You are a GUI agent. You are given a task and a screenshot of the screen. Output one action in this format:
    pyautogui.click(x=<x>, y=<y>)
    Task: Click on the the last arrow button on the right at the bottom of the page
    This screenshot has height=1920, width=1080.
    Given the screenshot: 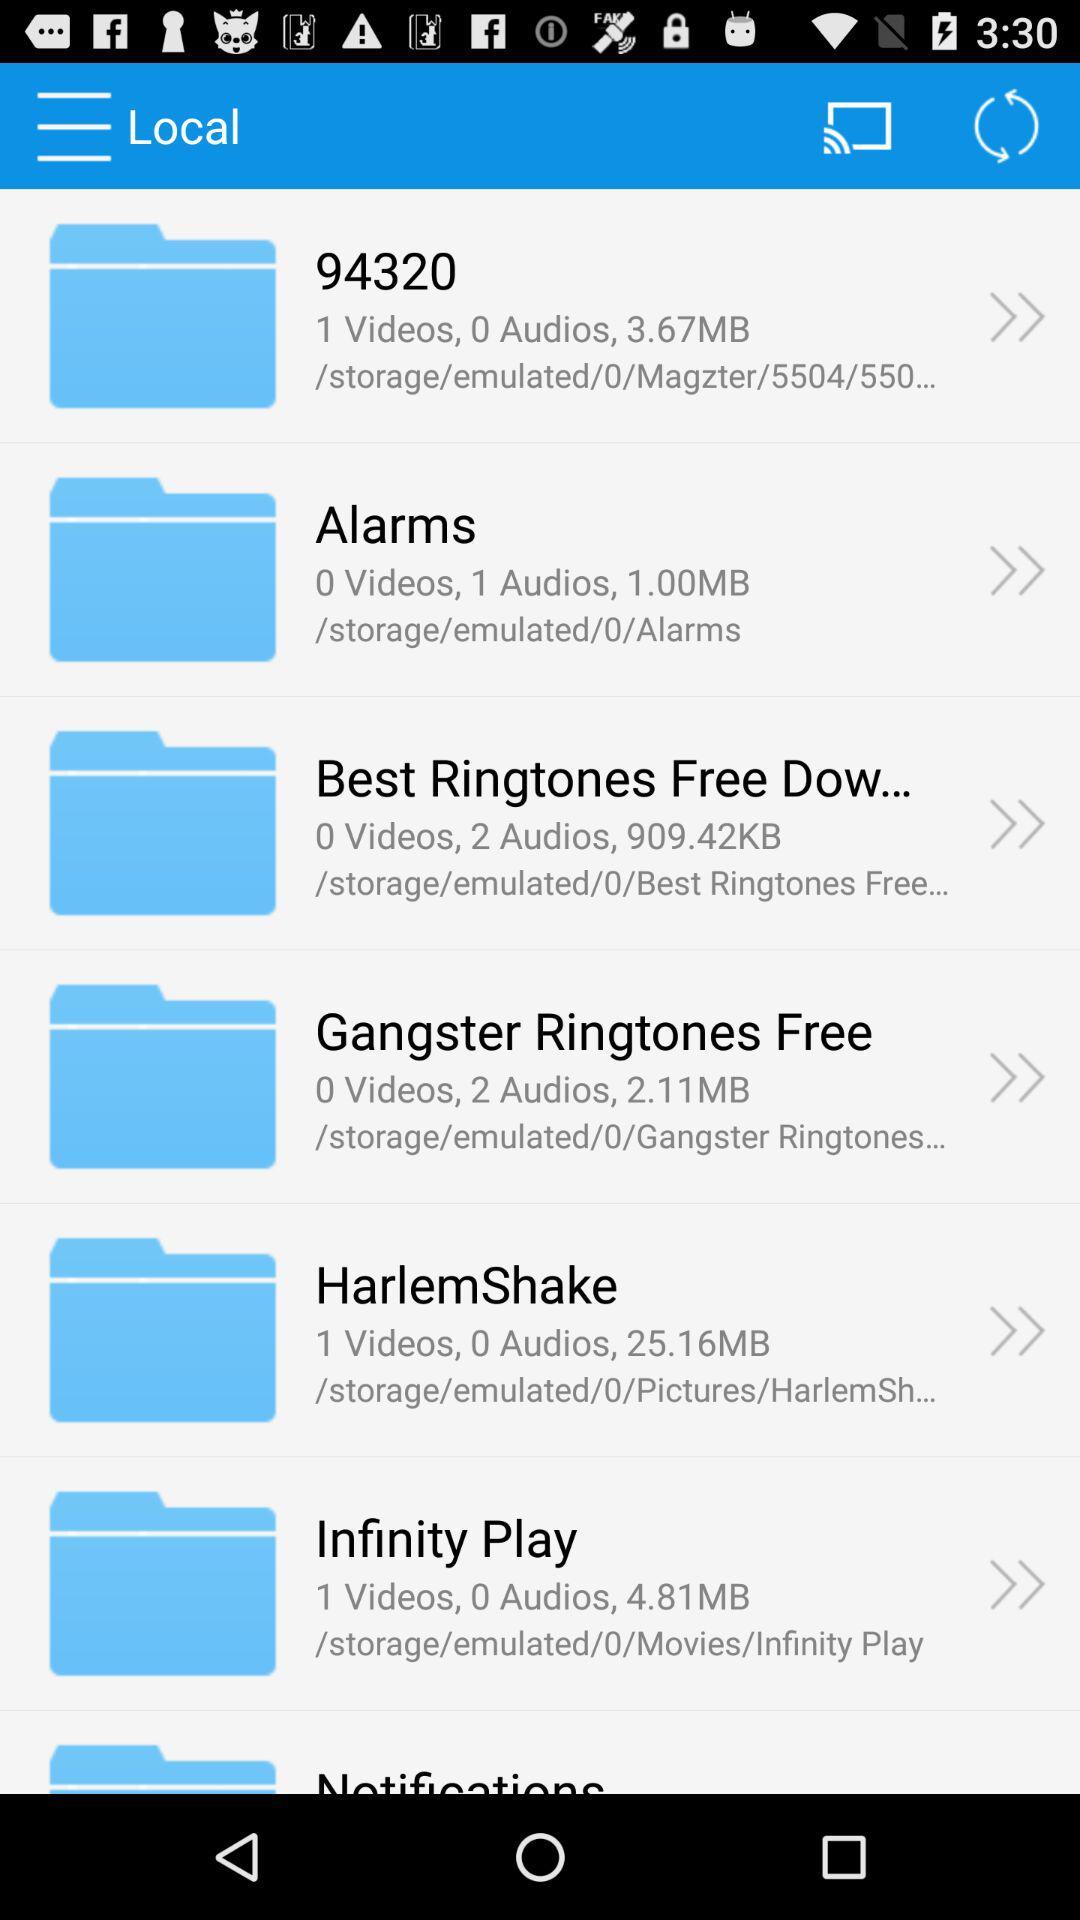 What is the action you would take?
    pyautogui.click(x=1017, y=1582)
    